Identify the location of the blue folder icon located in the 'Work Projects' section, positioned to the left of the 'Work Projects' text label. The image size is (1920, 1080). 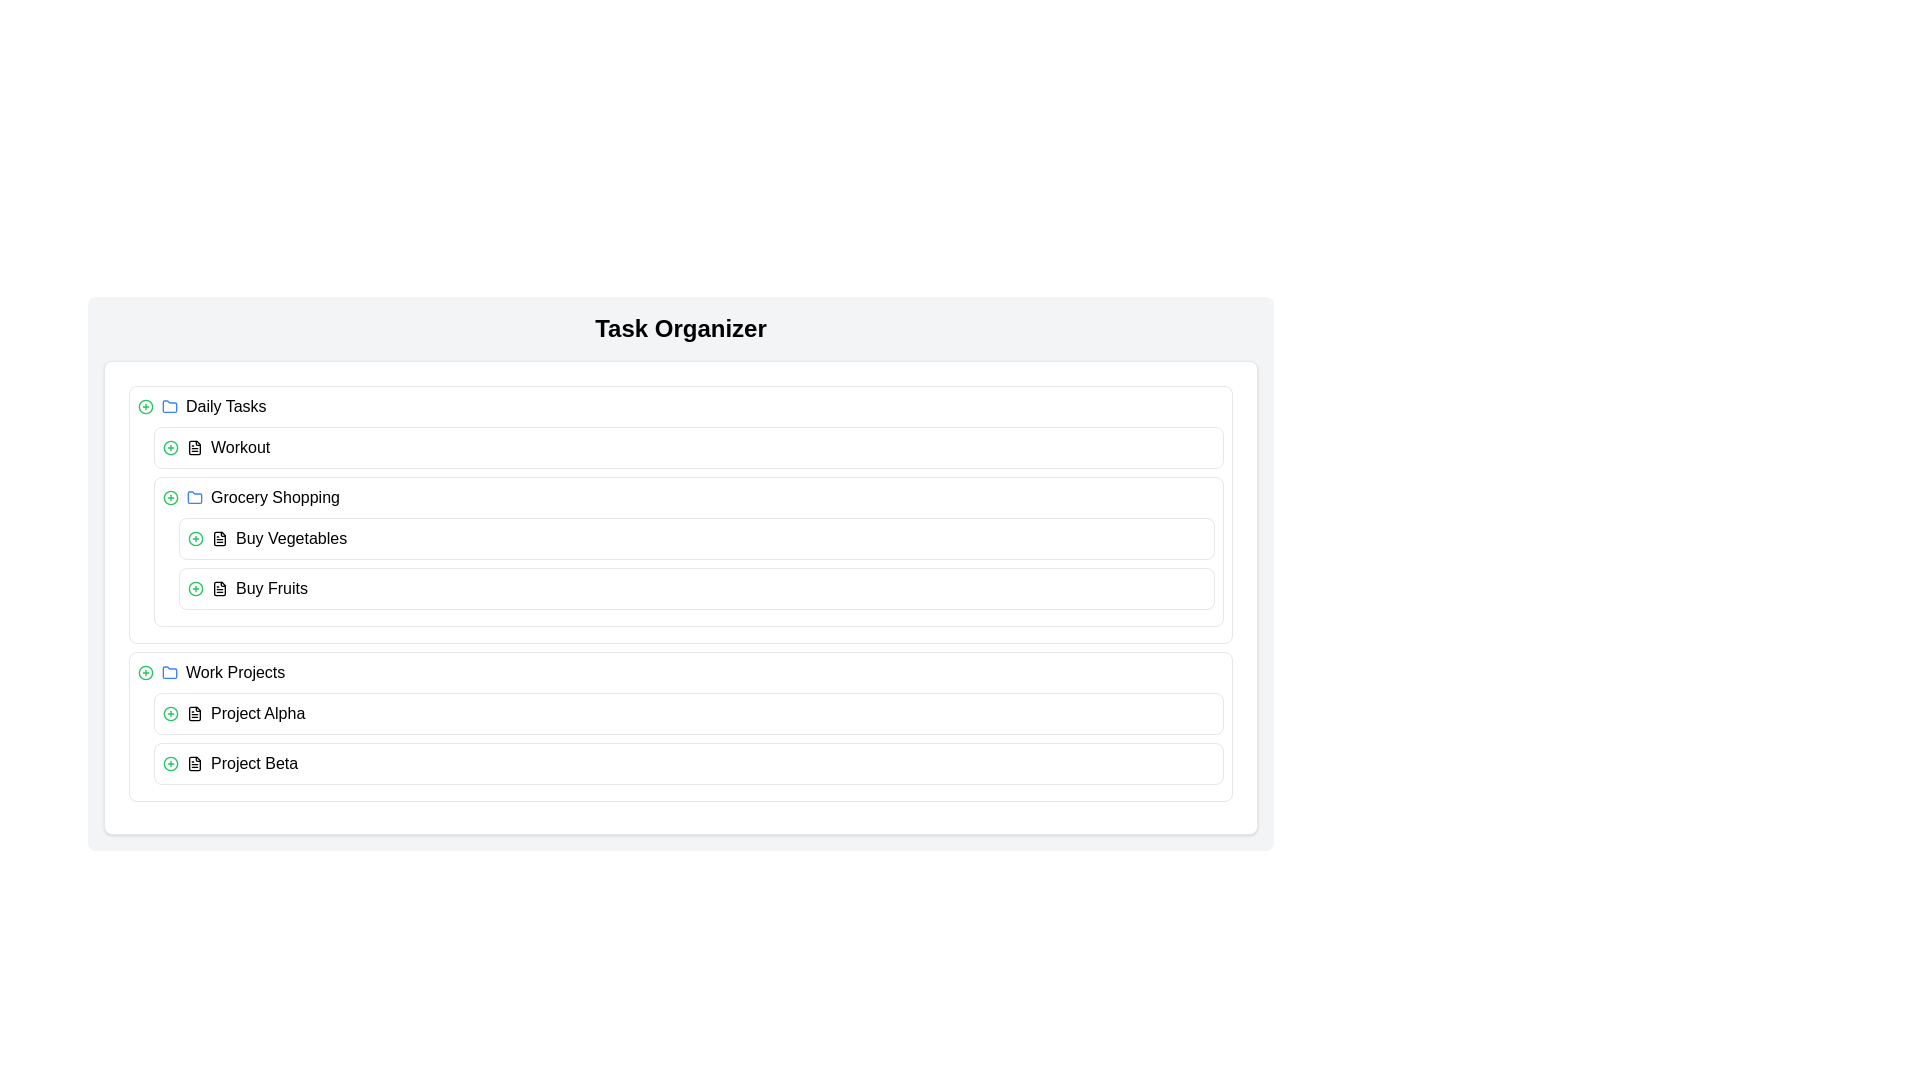
(169, 672).